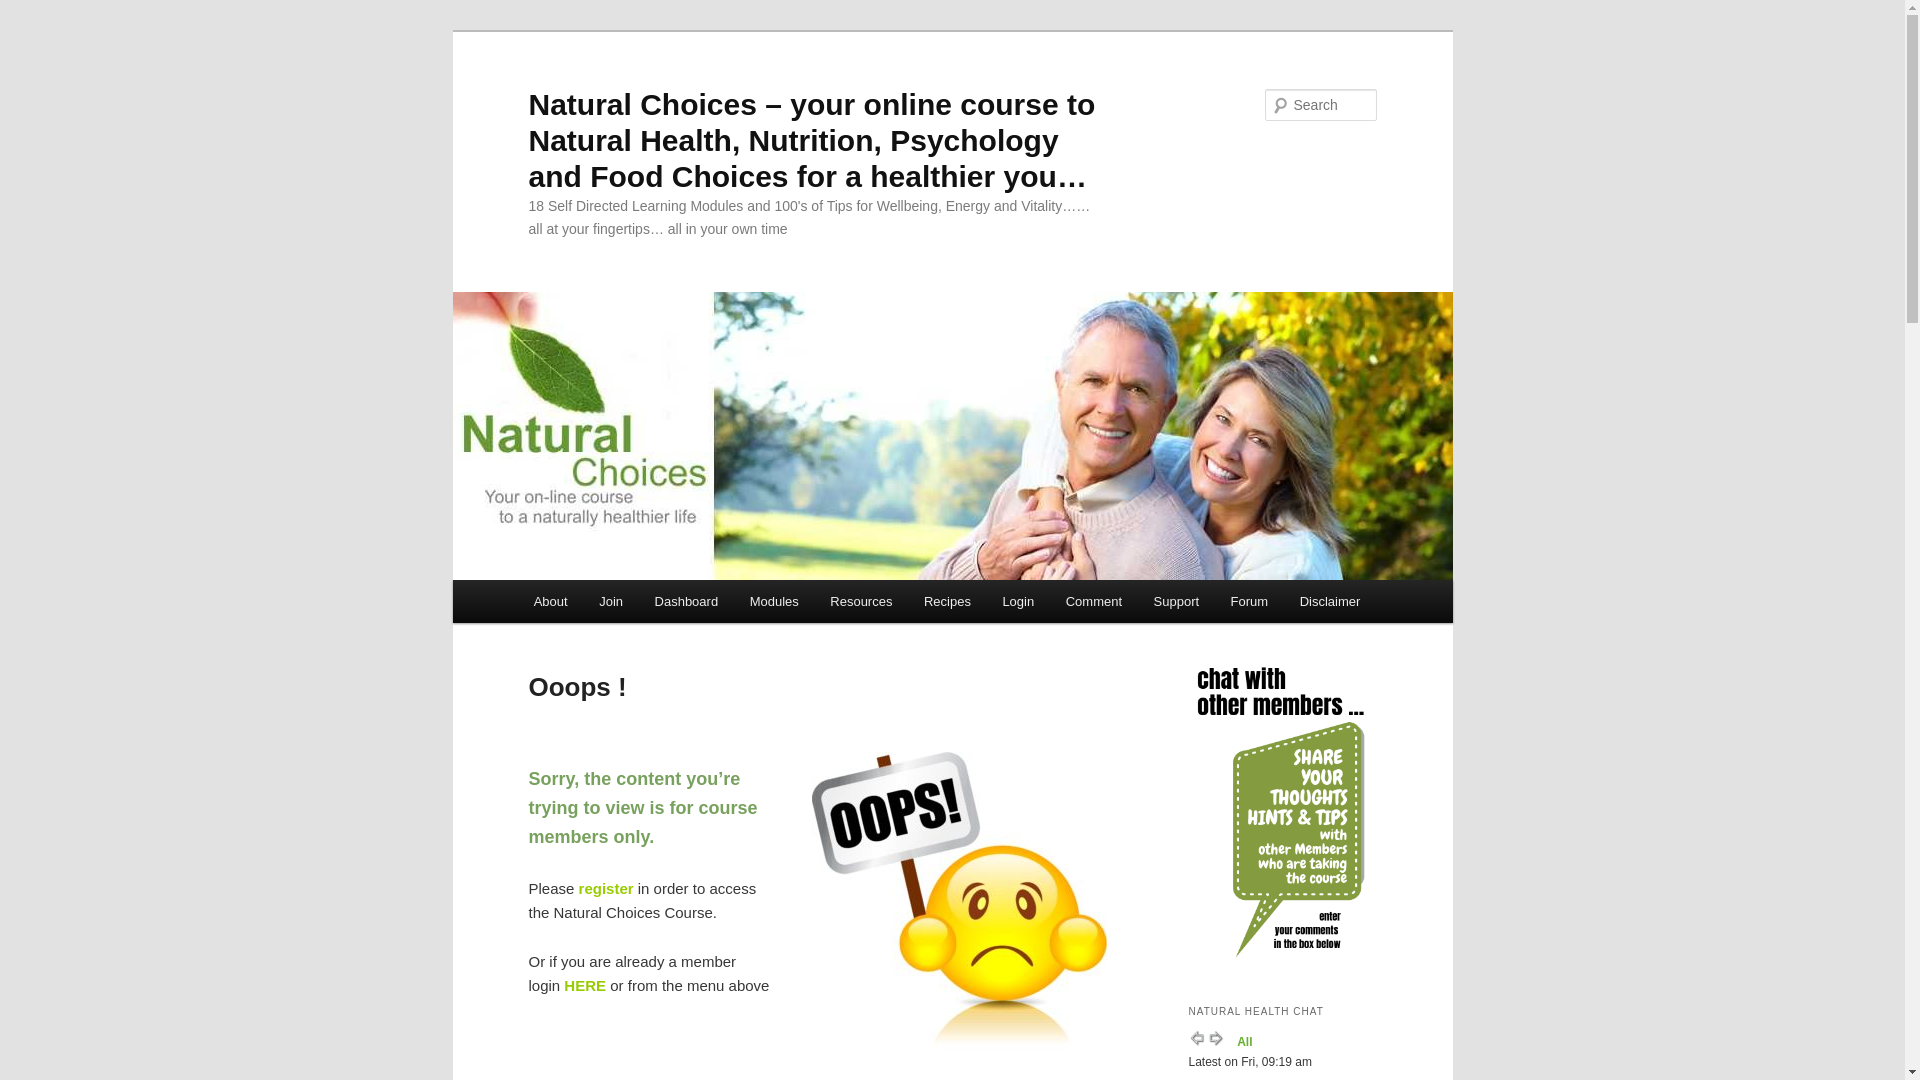 The width and height of the screenshot is (1920, 1080). What do you see at coordinates (686, 600) in the screenshot?
I see `'Dashboard'` at bounding box center [686, 600].